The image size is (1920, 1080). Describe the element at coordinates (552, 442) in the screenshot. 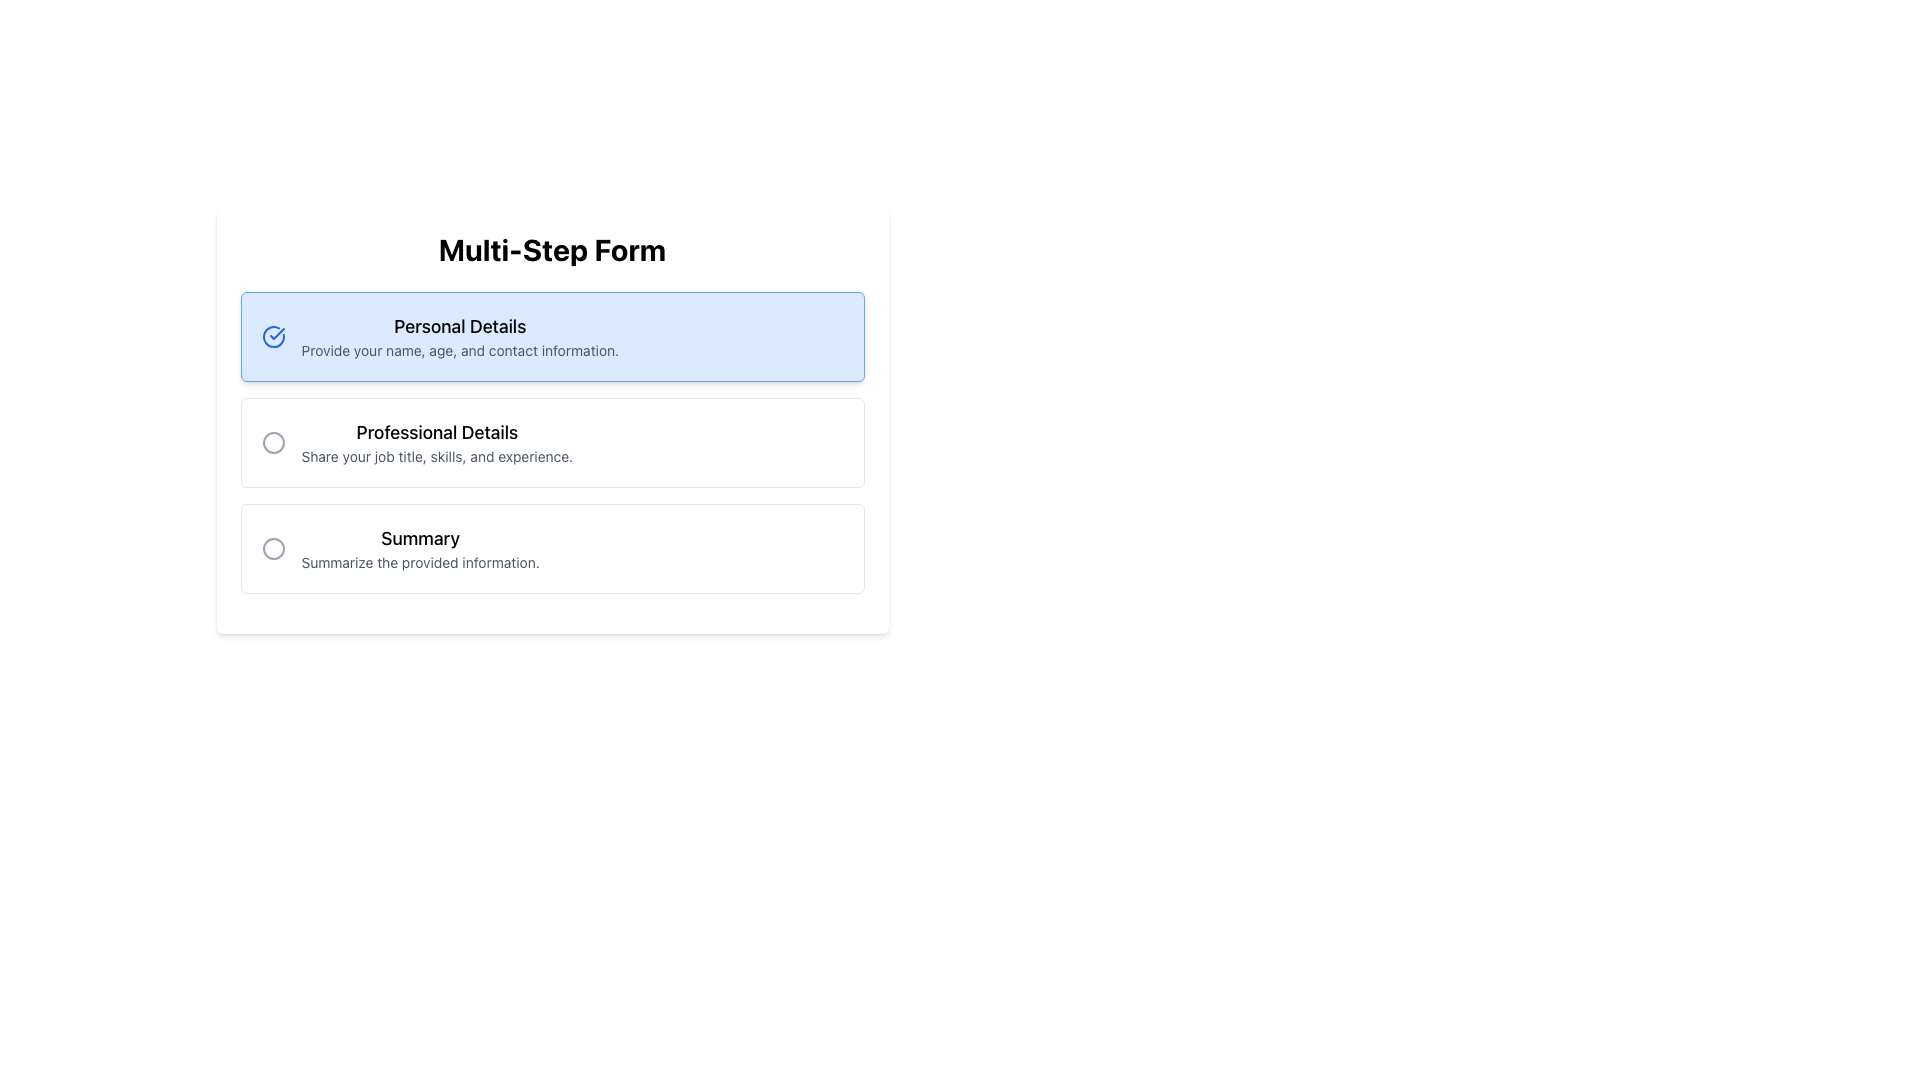

I see `contents of the 'Professional Details' section within the 'Multi-Step Form', which includes a bold heading and a description about sharing job title, skills, and experience` at that location.